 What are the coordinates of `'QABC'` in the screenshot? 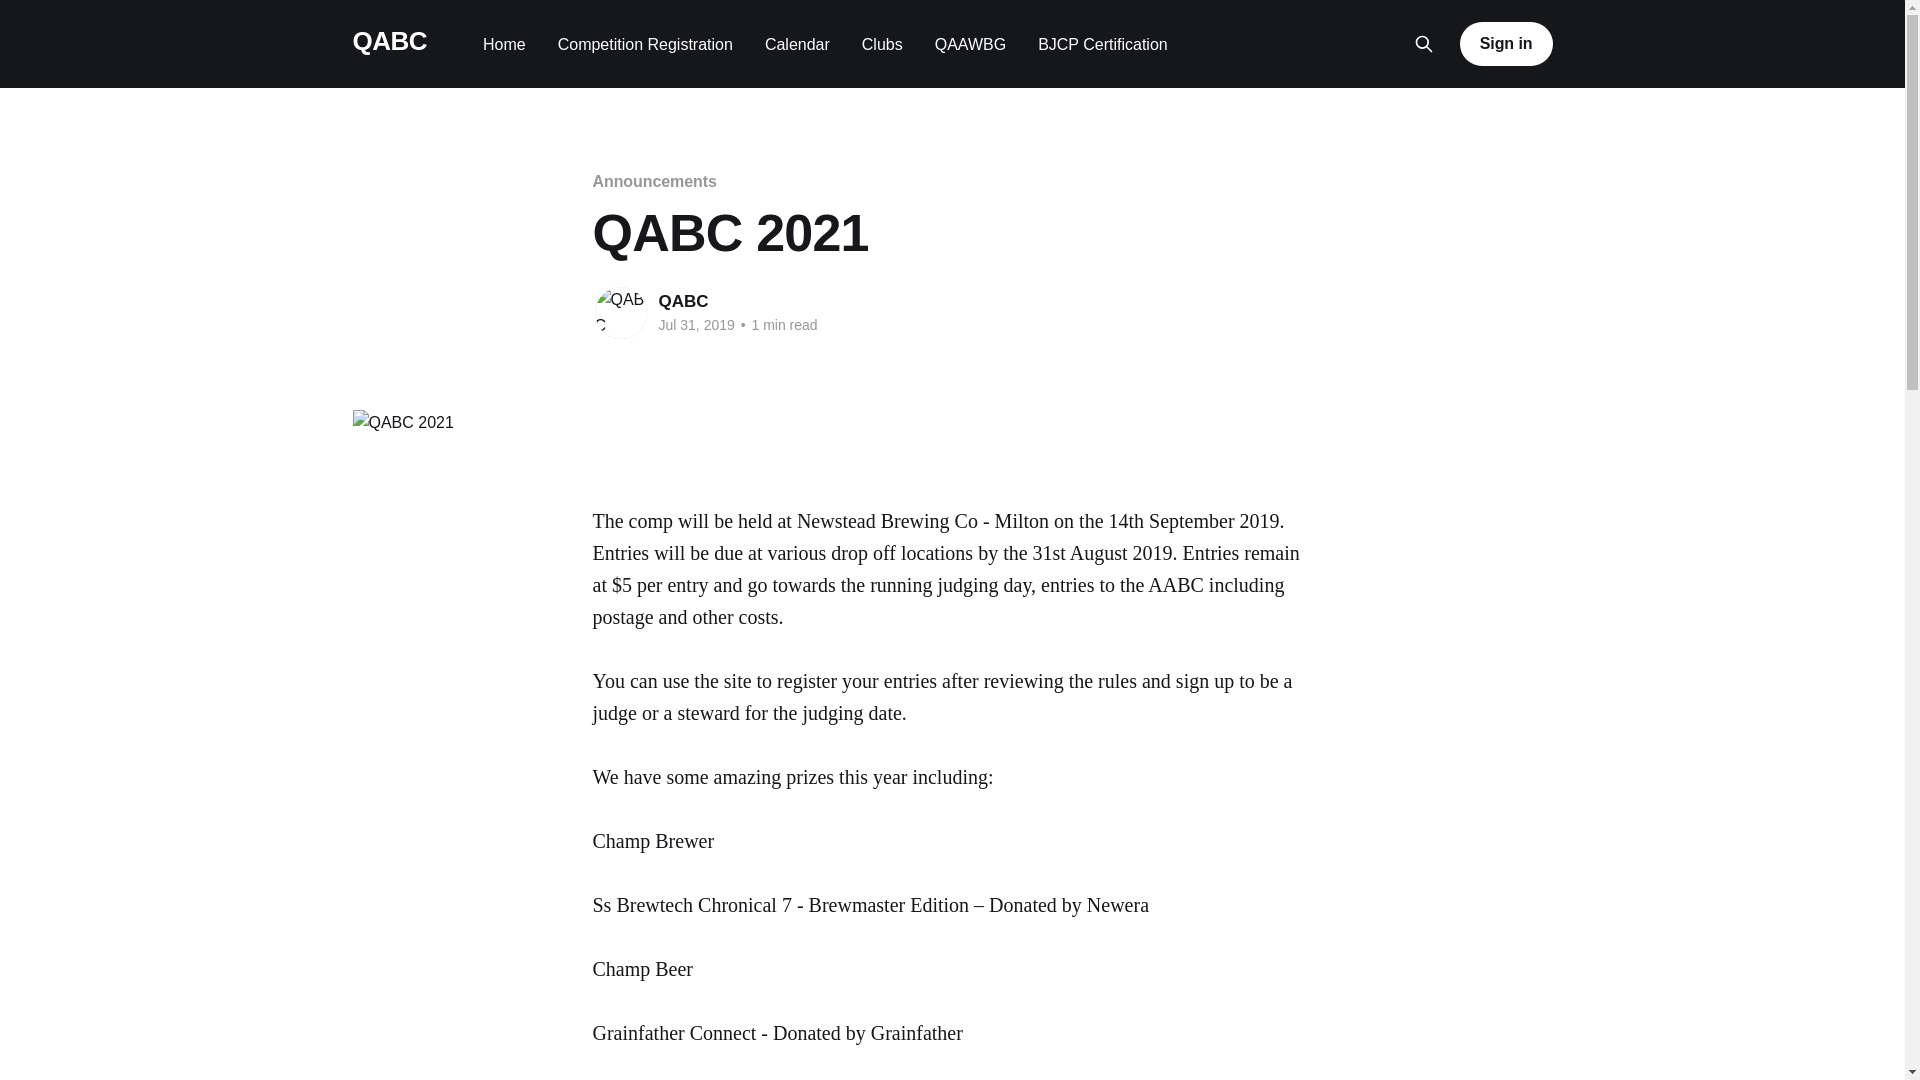 It's located at (388, 41).